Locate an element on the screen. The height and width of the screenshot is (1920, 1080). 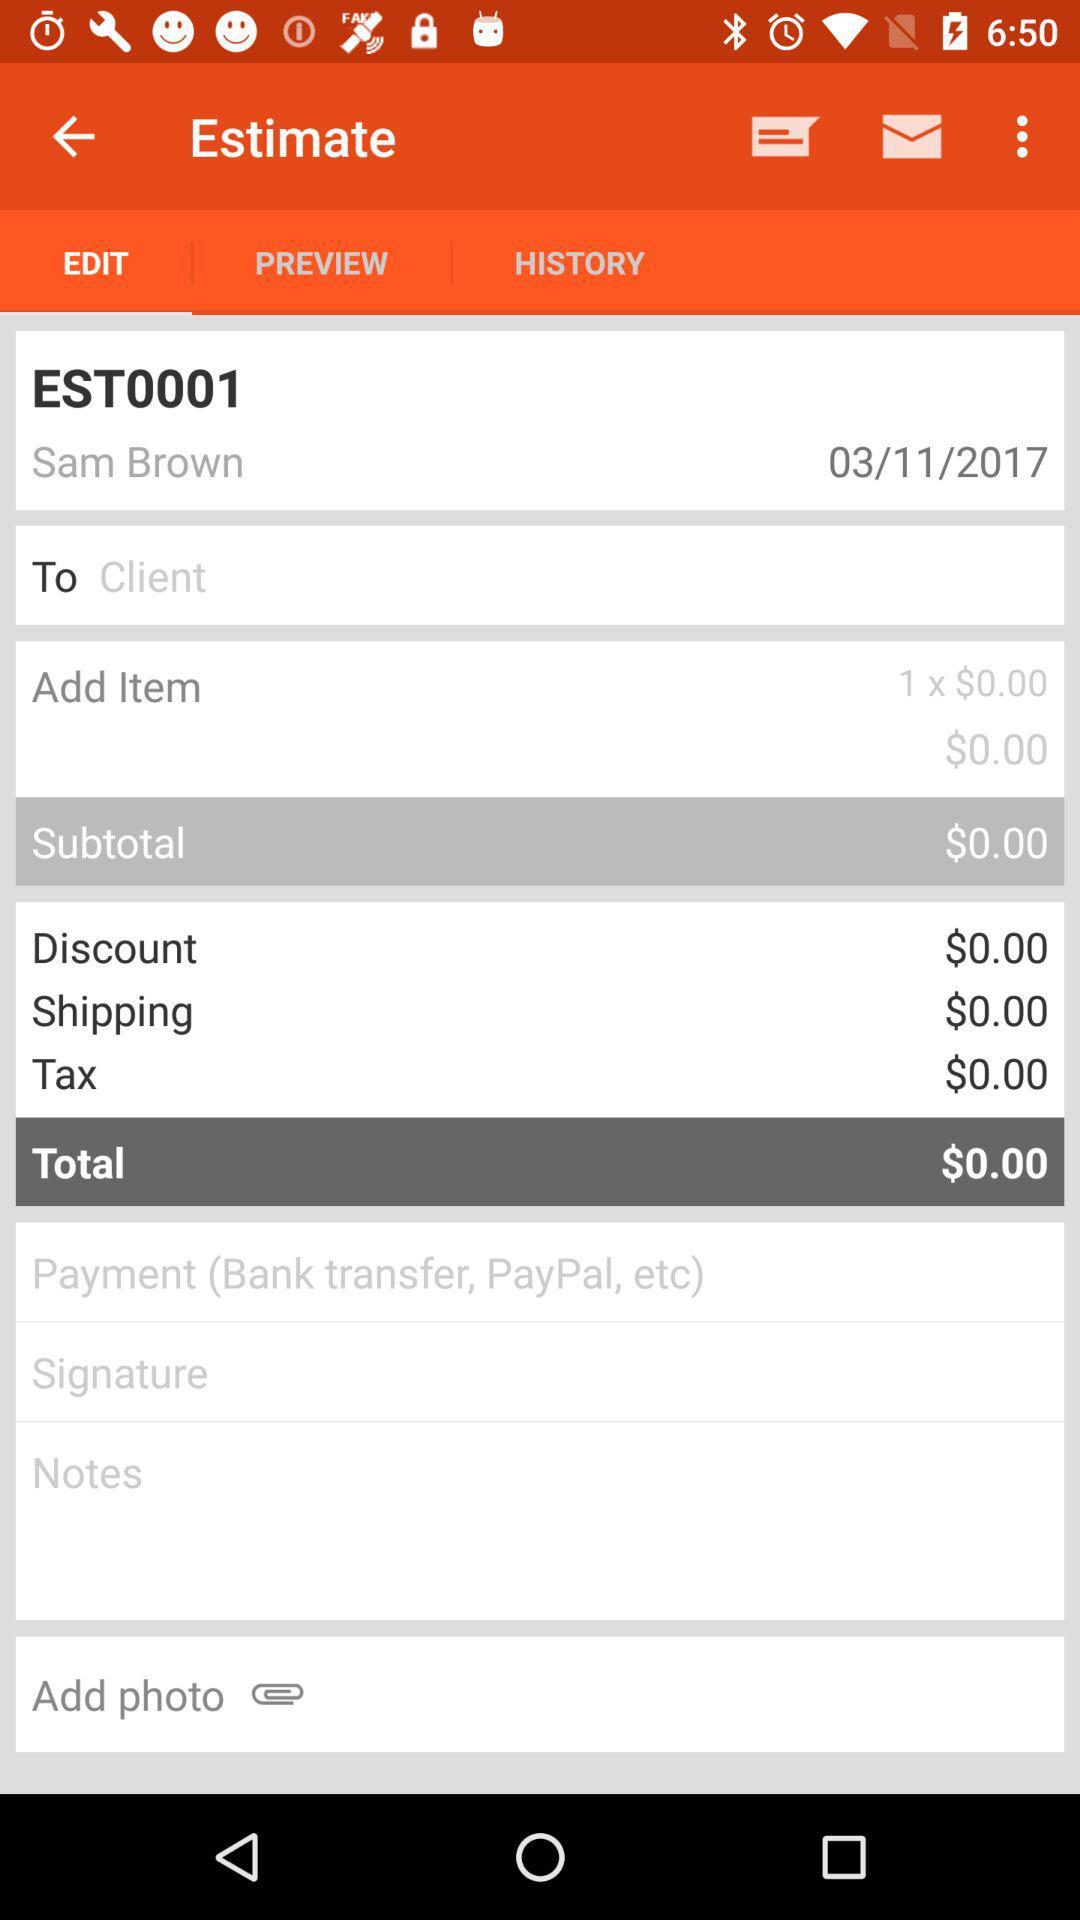
item next to the preview item is located at coordinates (579, 261).